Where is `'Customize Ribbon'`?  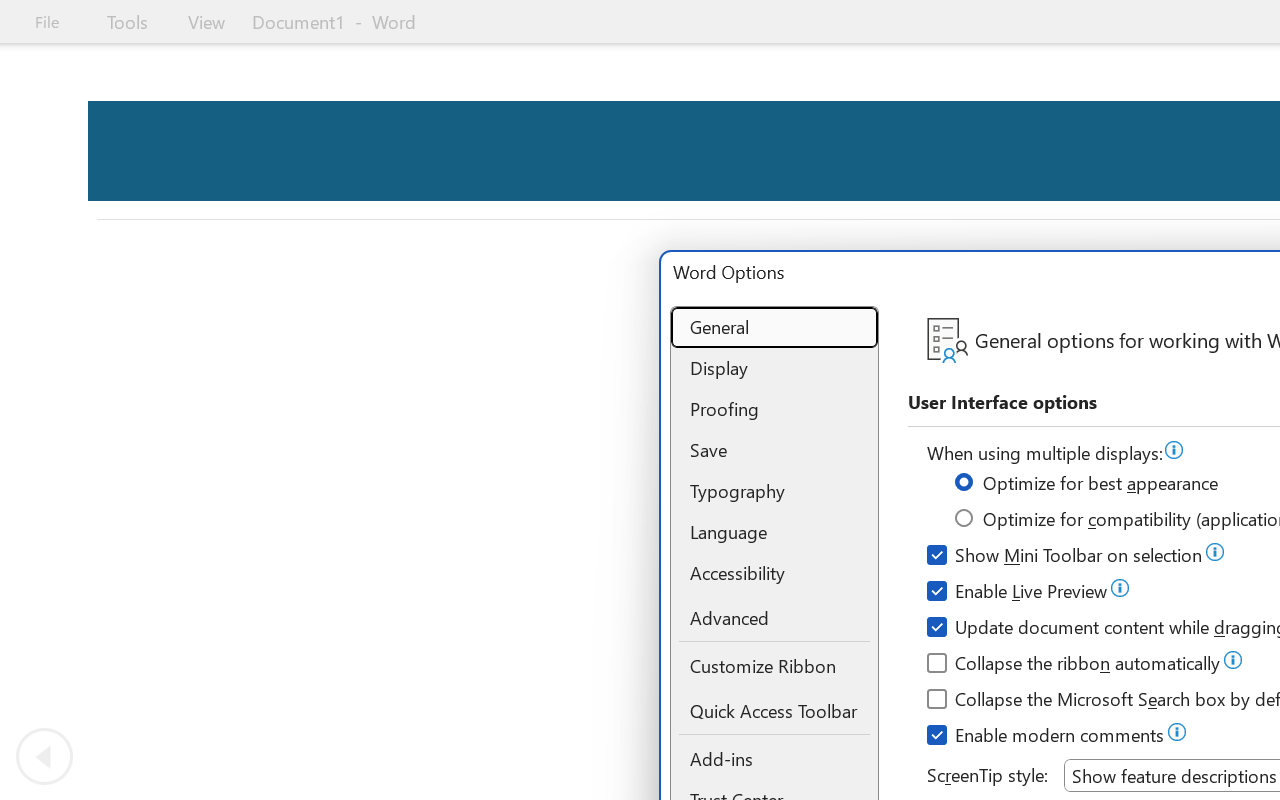
'Customize Ribbon' is located at coordinates (773, 665).